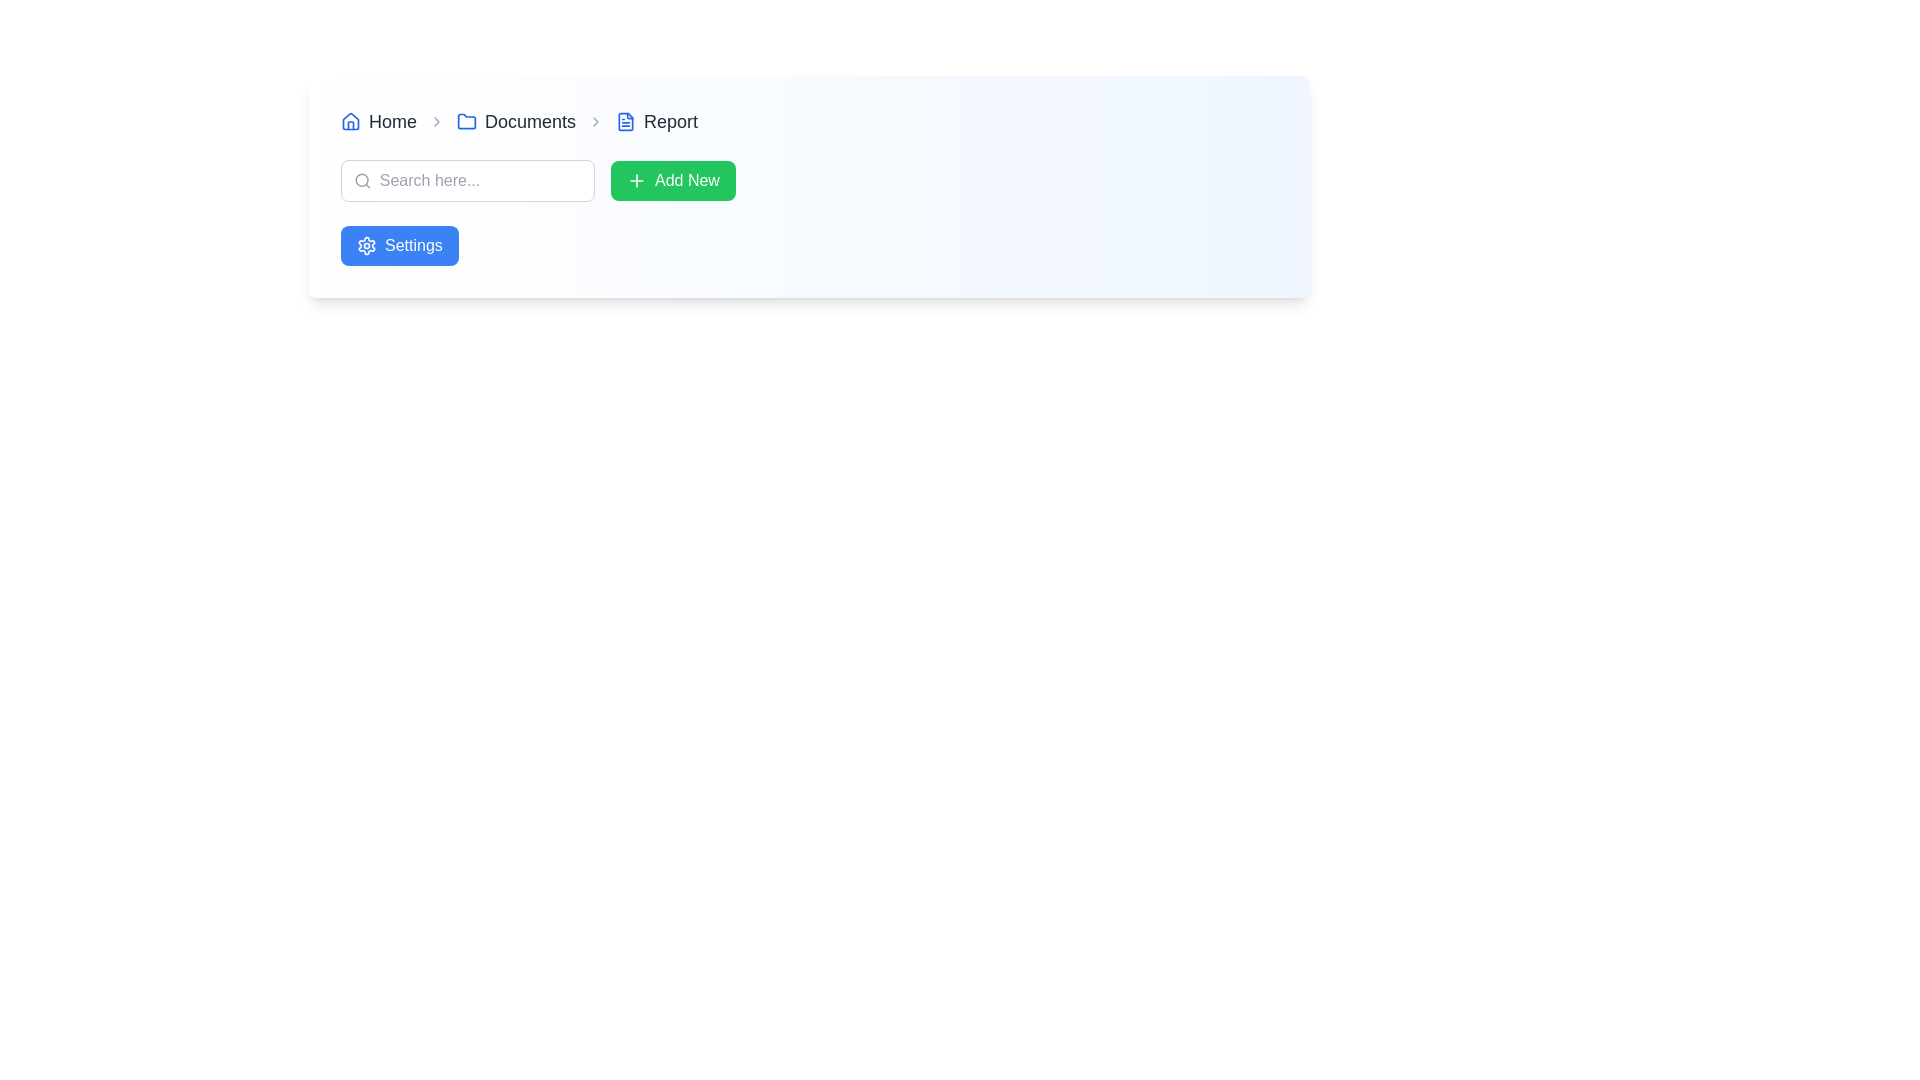  What do you see at coordinates (625, 122) in the screenshot?
I see `the SVG Icon representing the 'Report' document in the breadcrumb navigation located at the top center of the interface` at bounding box center [625, 122].